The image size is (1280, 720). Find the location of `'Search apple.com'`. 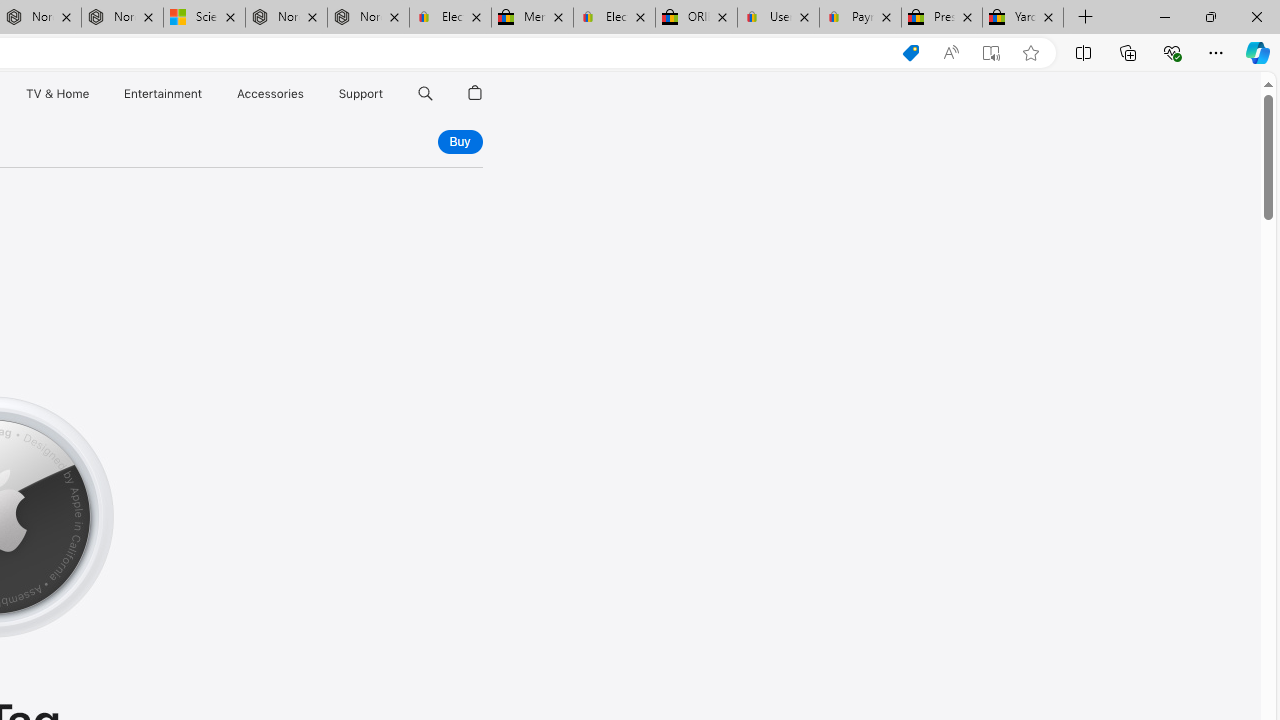

'Search apple.com' is located at coordinates (424, 93).